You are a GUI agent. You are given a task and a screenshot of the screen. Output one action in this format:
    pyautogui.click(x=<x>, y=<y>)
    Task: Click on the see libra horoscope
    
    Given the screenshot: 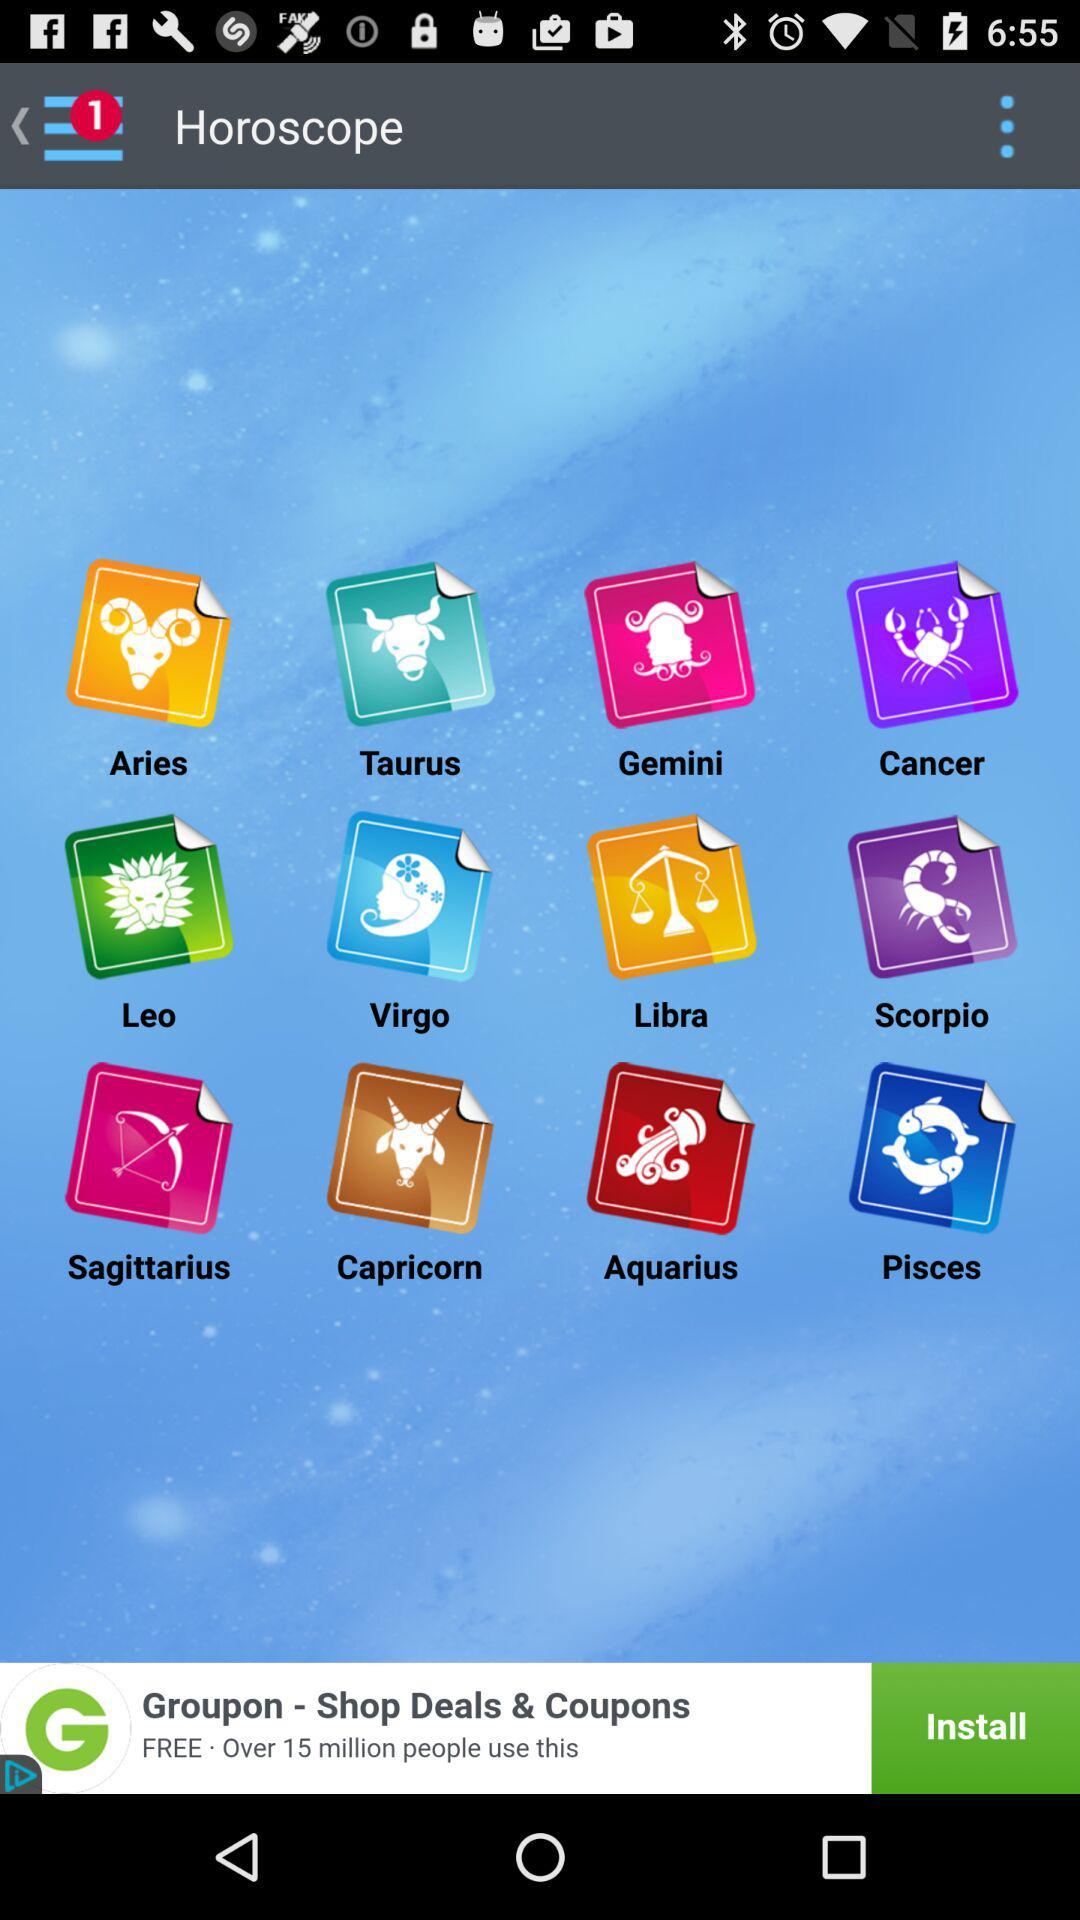 What is the action you would take?
    pyautogui.click(x=670, y=895)
    